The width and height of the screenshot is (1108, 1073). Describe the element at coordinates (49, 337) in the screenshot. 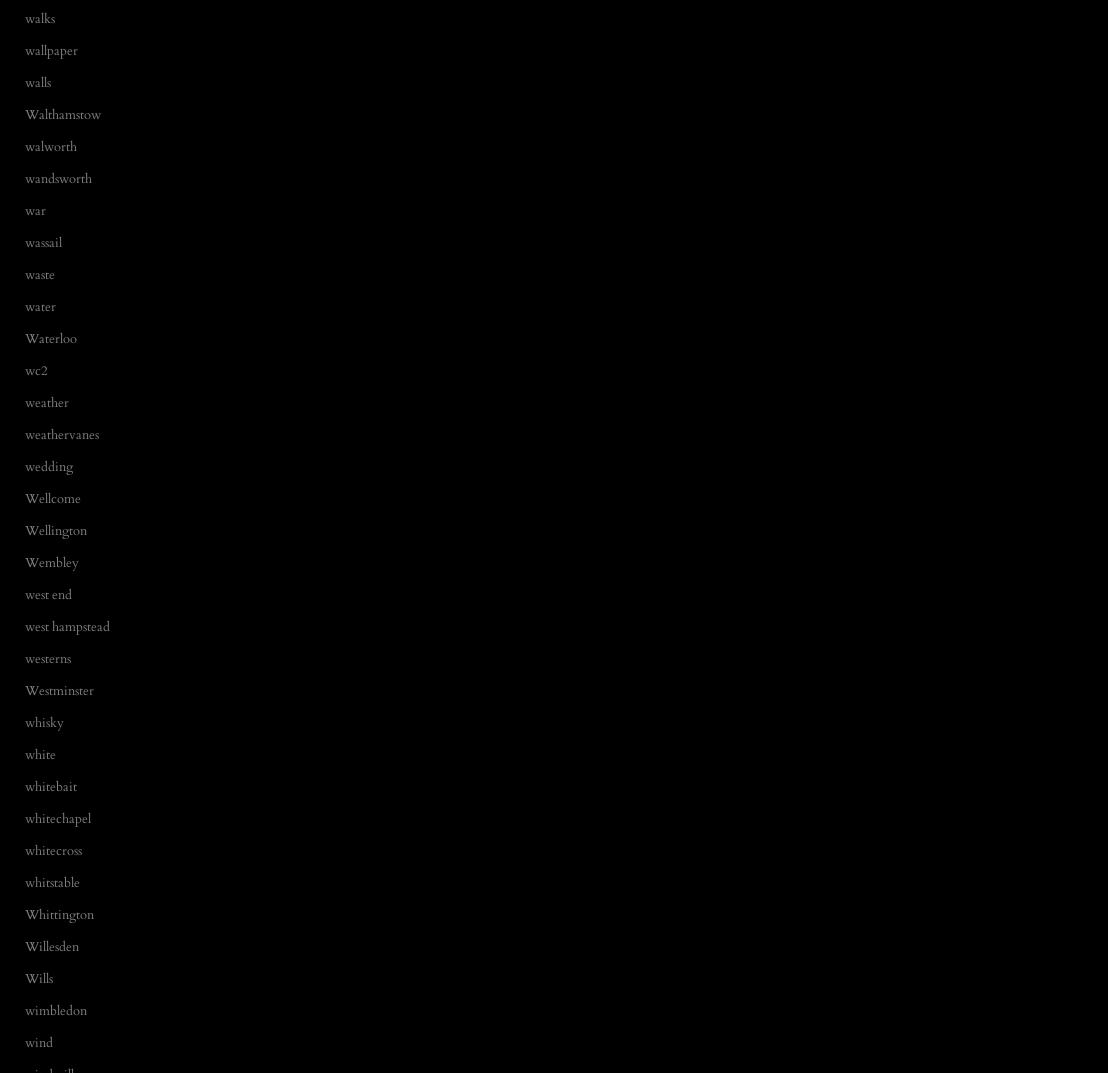

I see `'Waterloo'` at that location.